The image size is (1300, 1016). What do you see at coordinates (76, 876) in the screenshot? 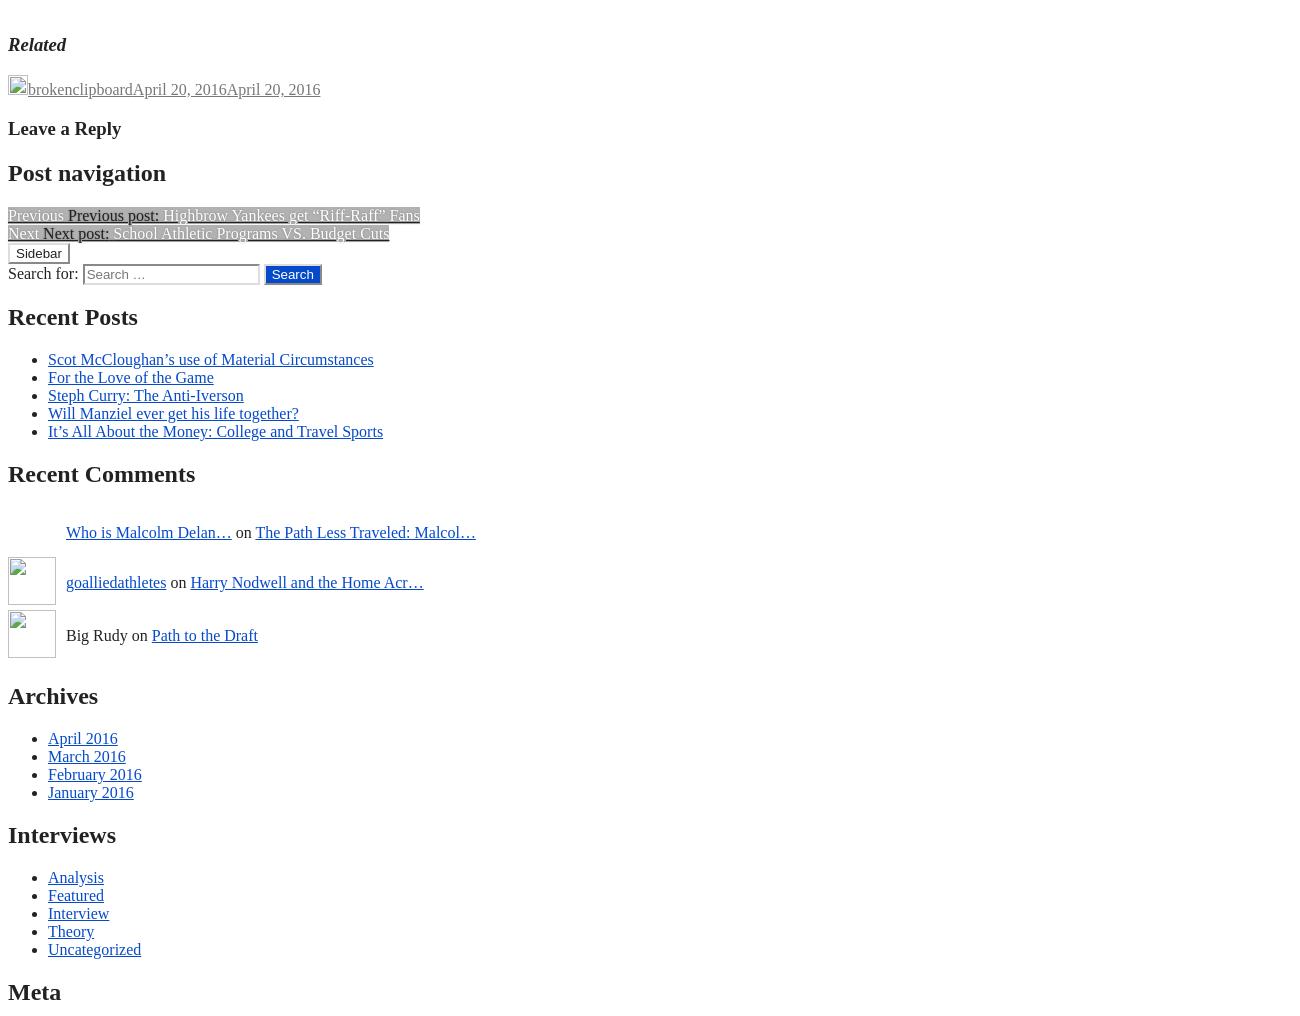
I see `'Analysis'` at bounding box center [76, 876].